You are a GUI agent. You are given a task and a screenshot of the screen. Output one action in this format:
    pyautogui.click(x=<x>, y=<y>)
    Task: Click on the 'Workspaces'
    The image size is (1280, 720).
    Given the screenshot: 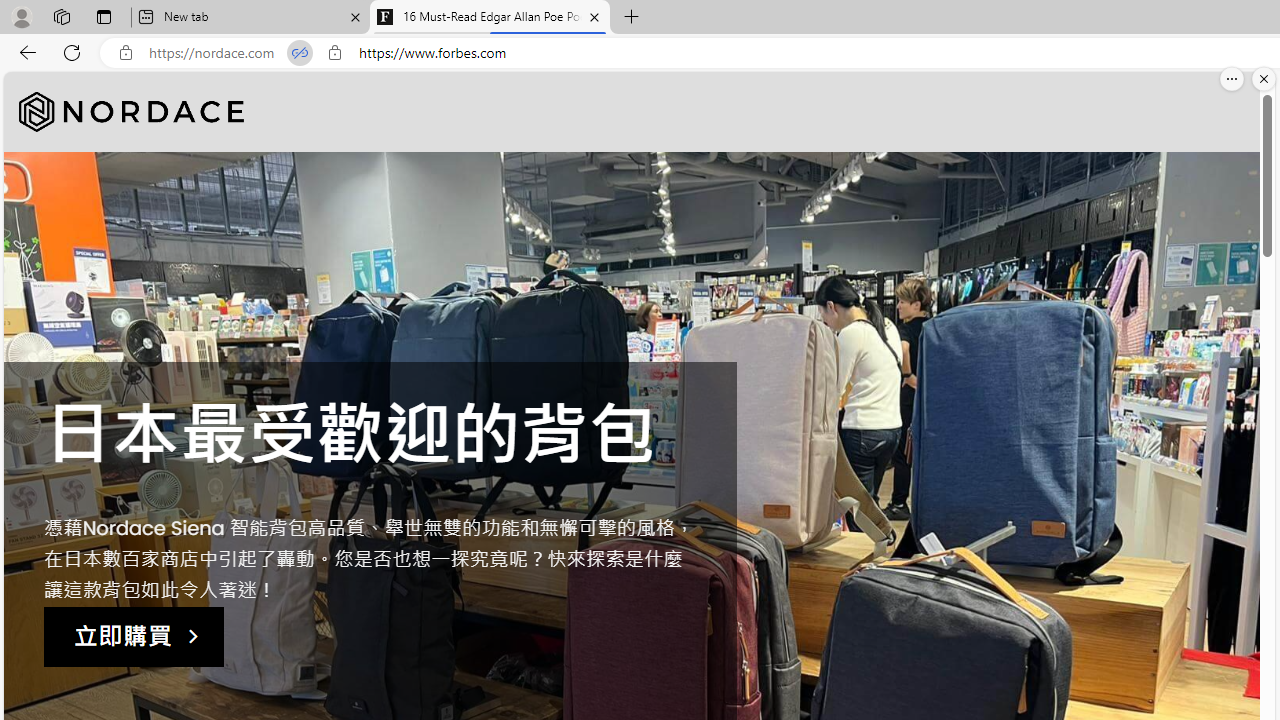 What is the action you would take?
    pyautogui.click(x=61, y=16)
    